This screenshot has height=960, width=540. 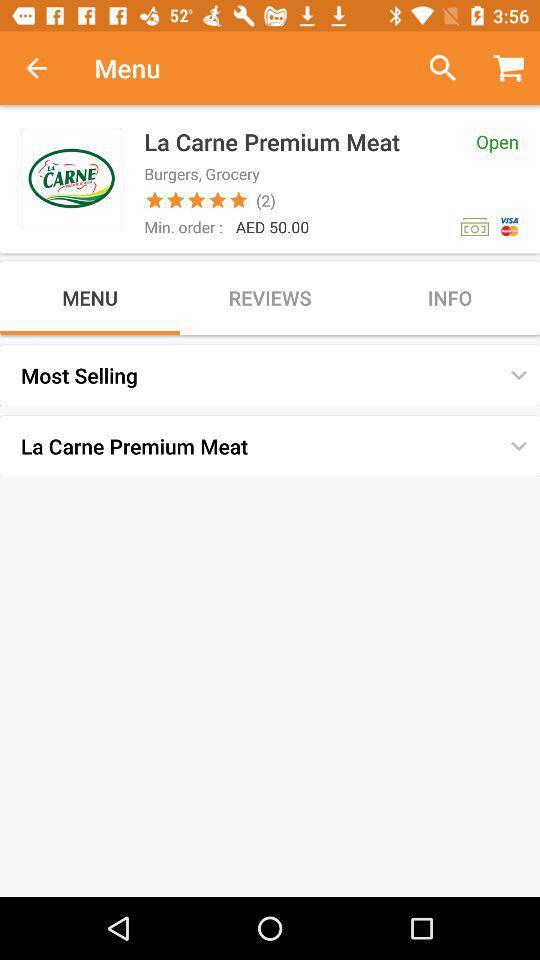 I want to click on the visa card, so click(x=509, y=227).